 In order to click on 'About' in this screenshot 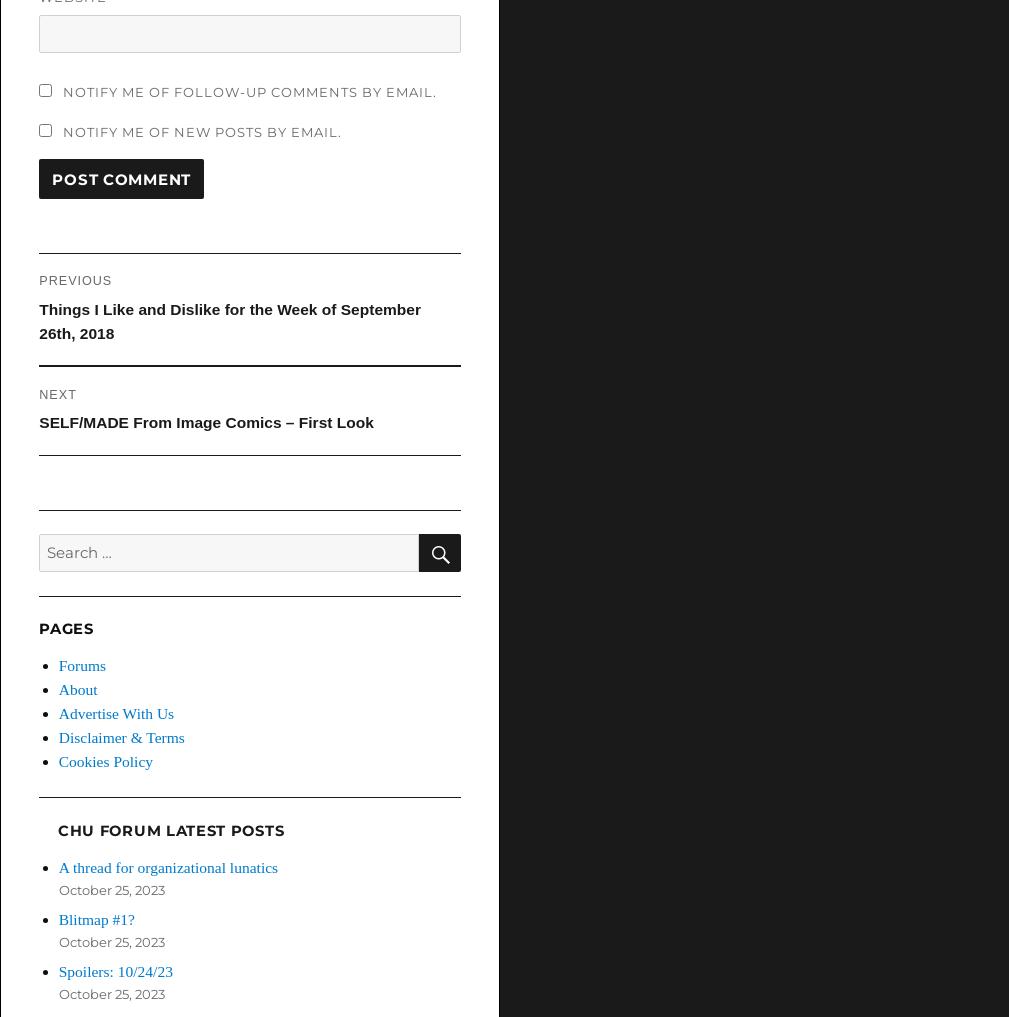, I will do `click(76, 687)`.